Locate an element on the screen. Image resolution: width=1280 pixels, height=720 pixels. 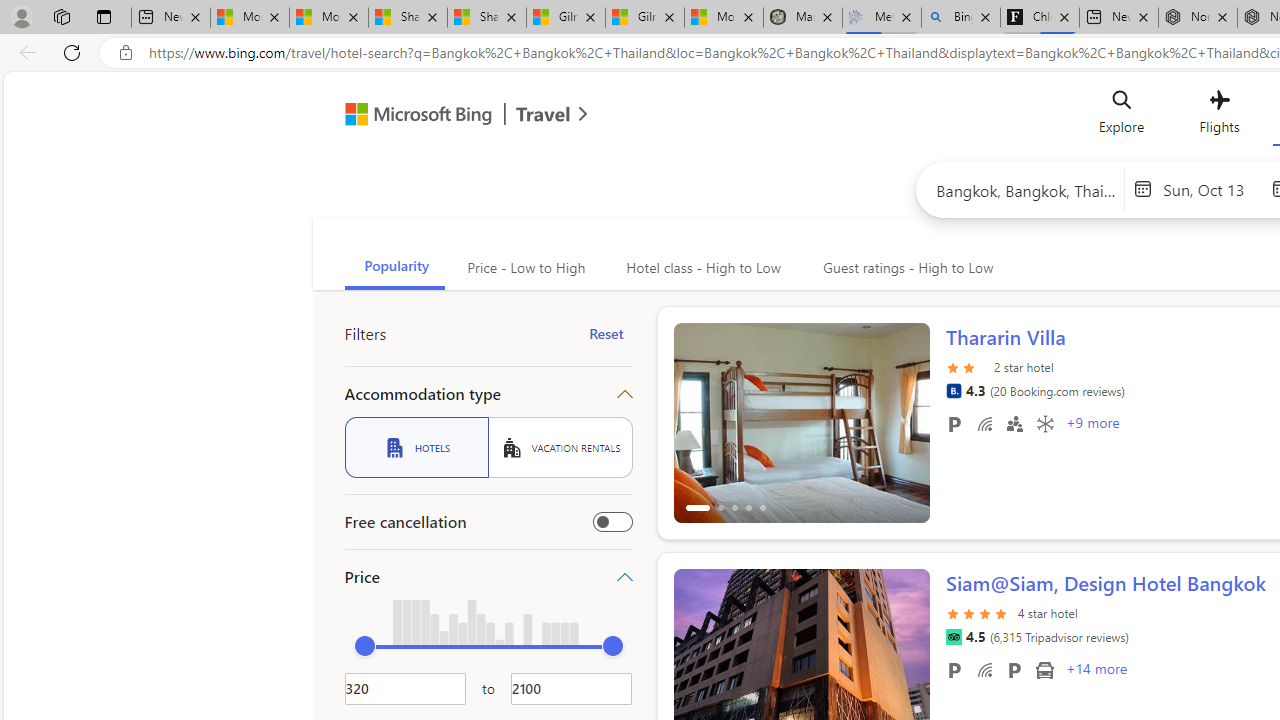
'Personal Profile' is located at coordinates (21, 16).